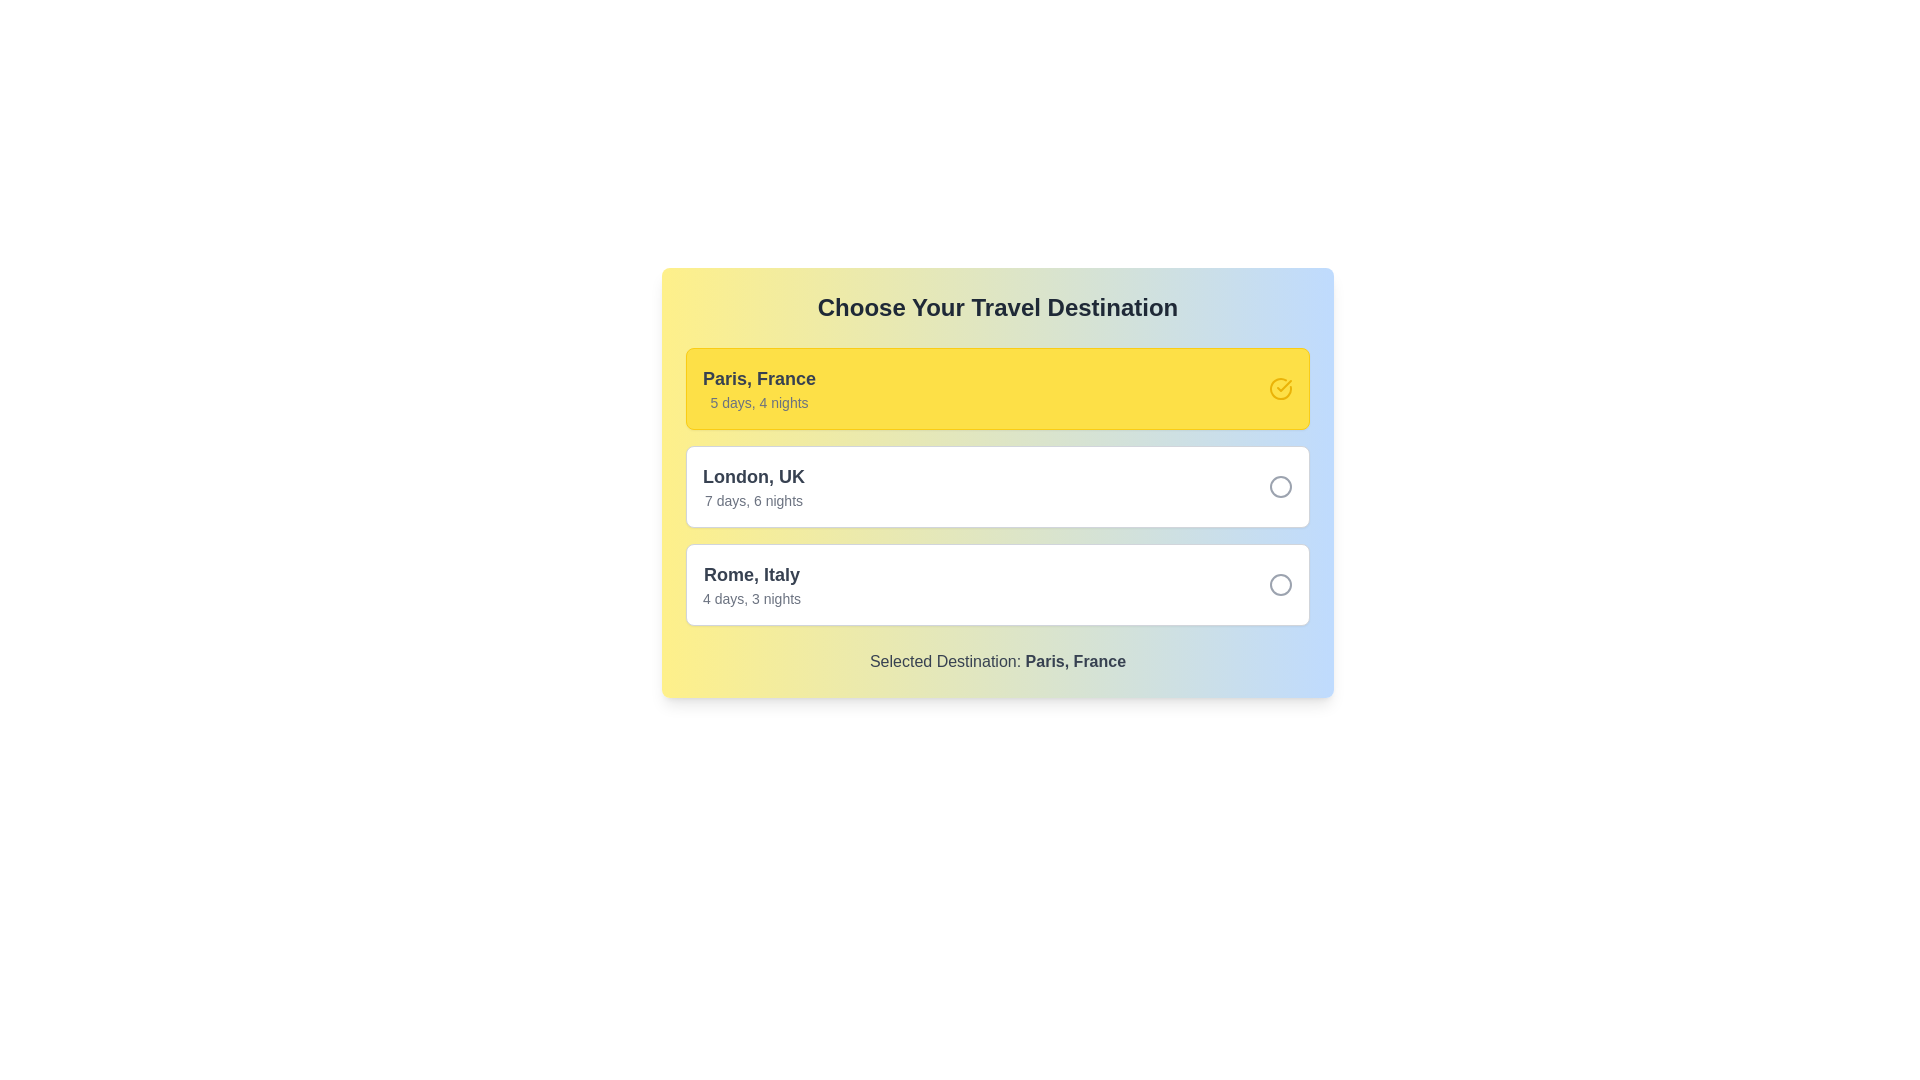  Describe the element at coordinates (1281, 585) in the screenshot. I see `the radio button element for the travel destination 'Rome, Italy'` at that location.